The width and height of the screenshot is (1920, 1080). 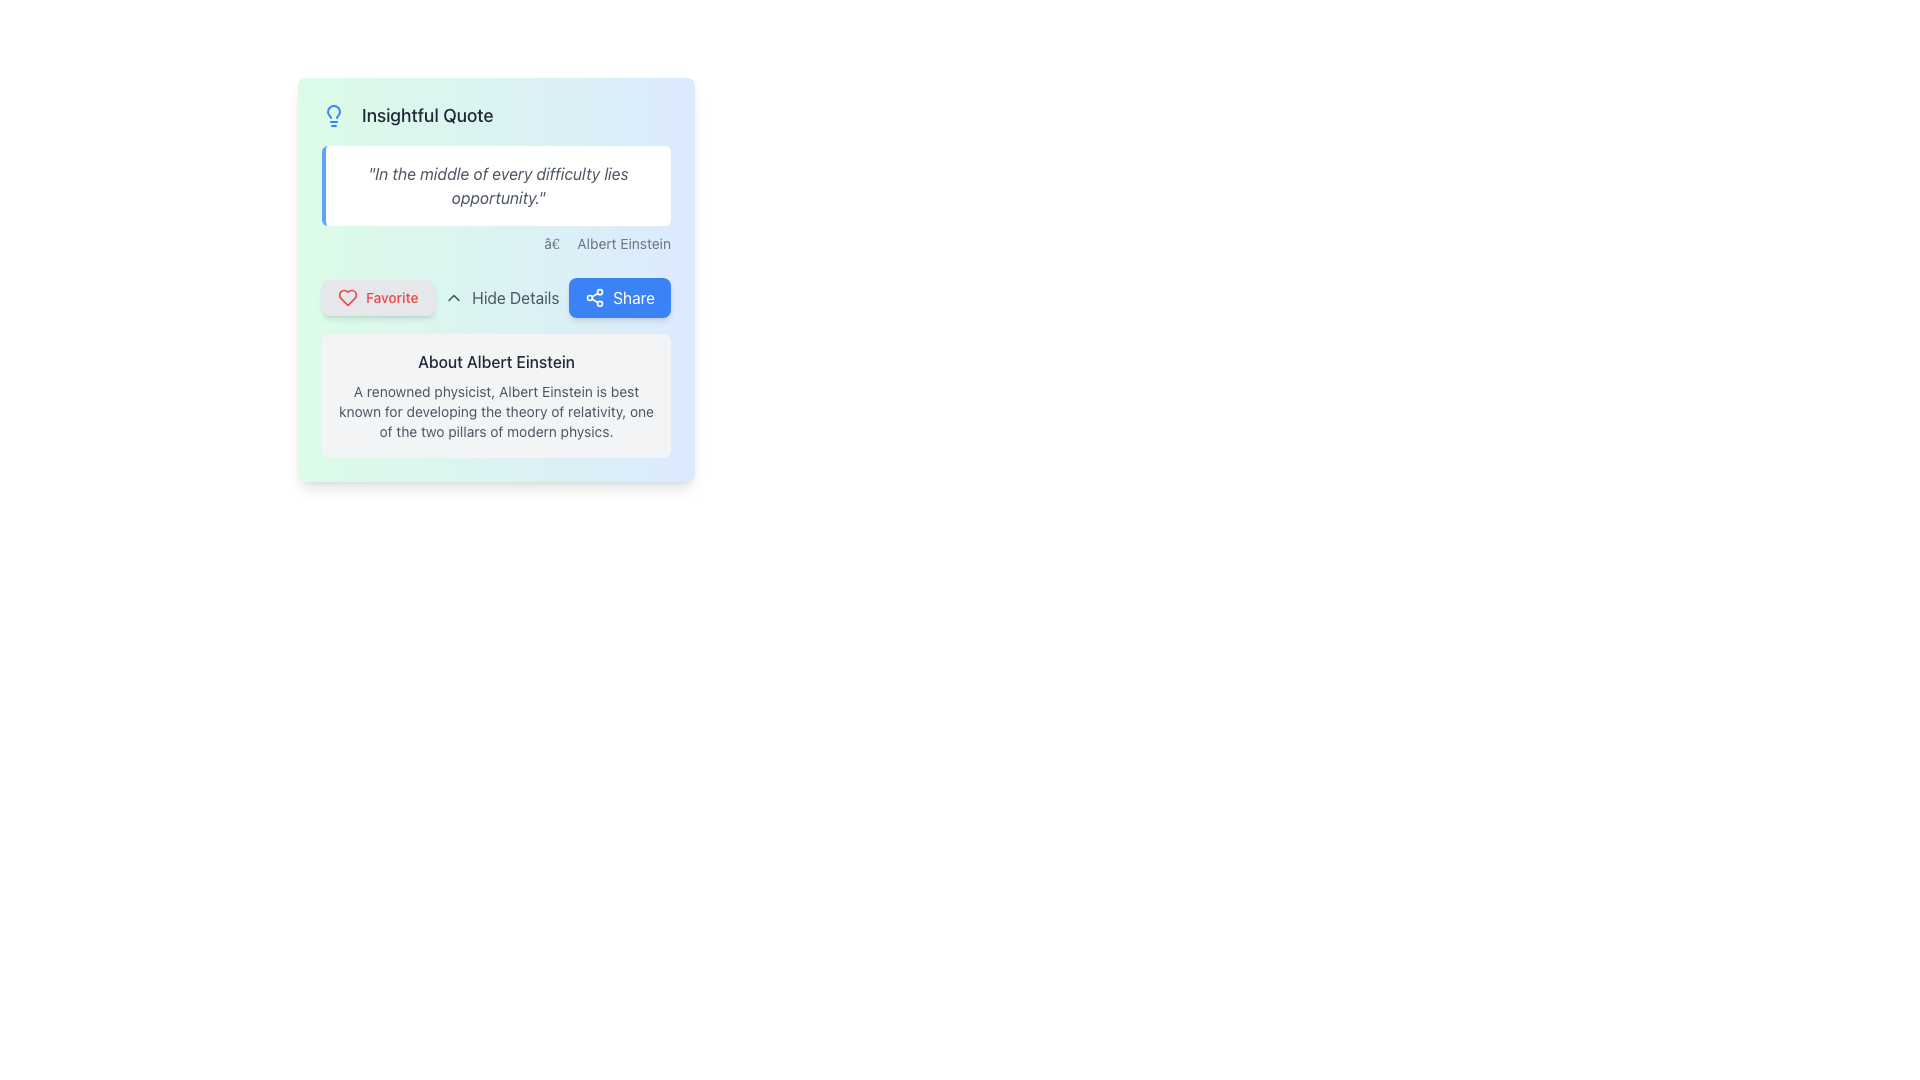 I want to click on the sharing button located at the rightmost position among three buttons at the bottom of the card interface, so click(x=618, y=297).